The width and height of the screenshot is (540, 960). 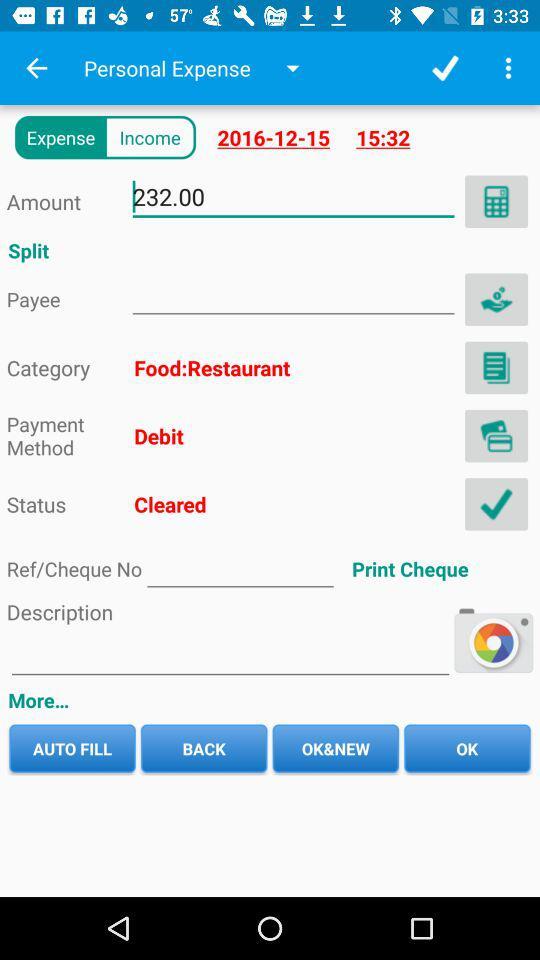 I want to click on done the option, so click(x=495, y=503).